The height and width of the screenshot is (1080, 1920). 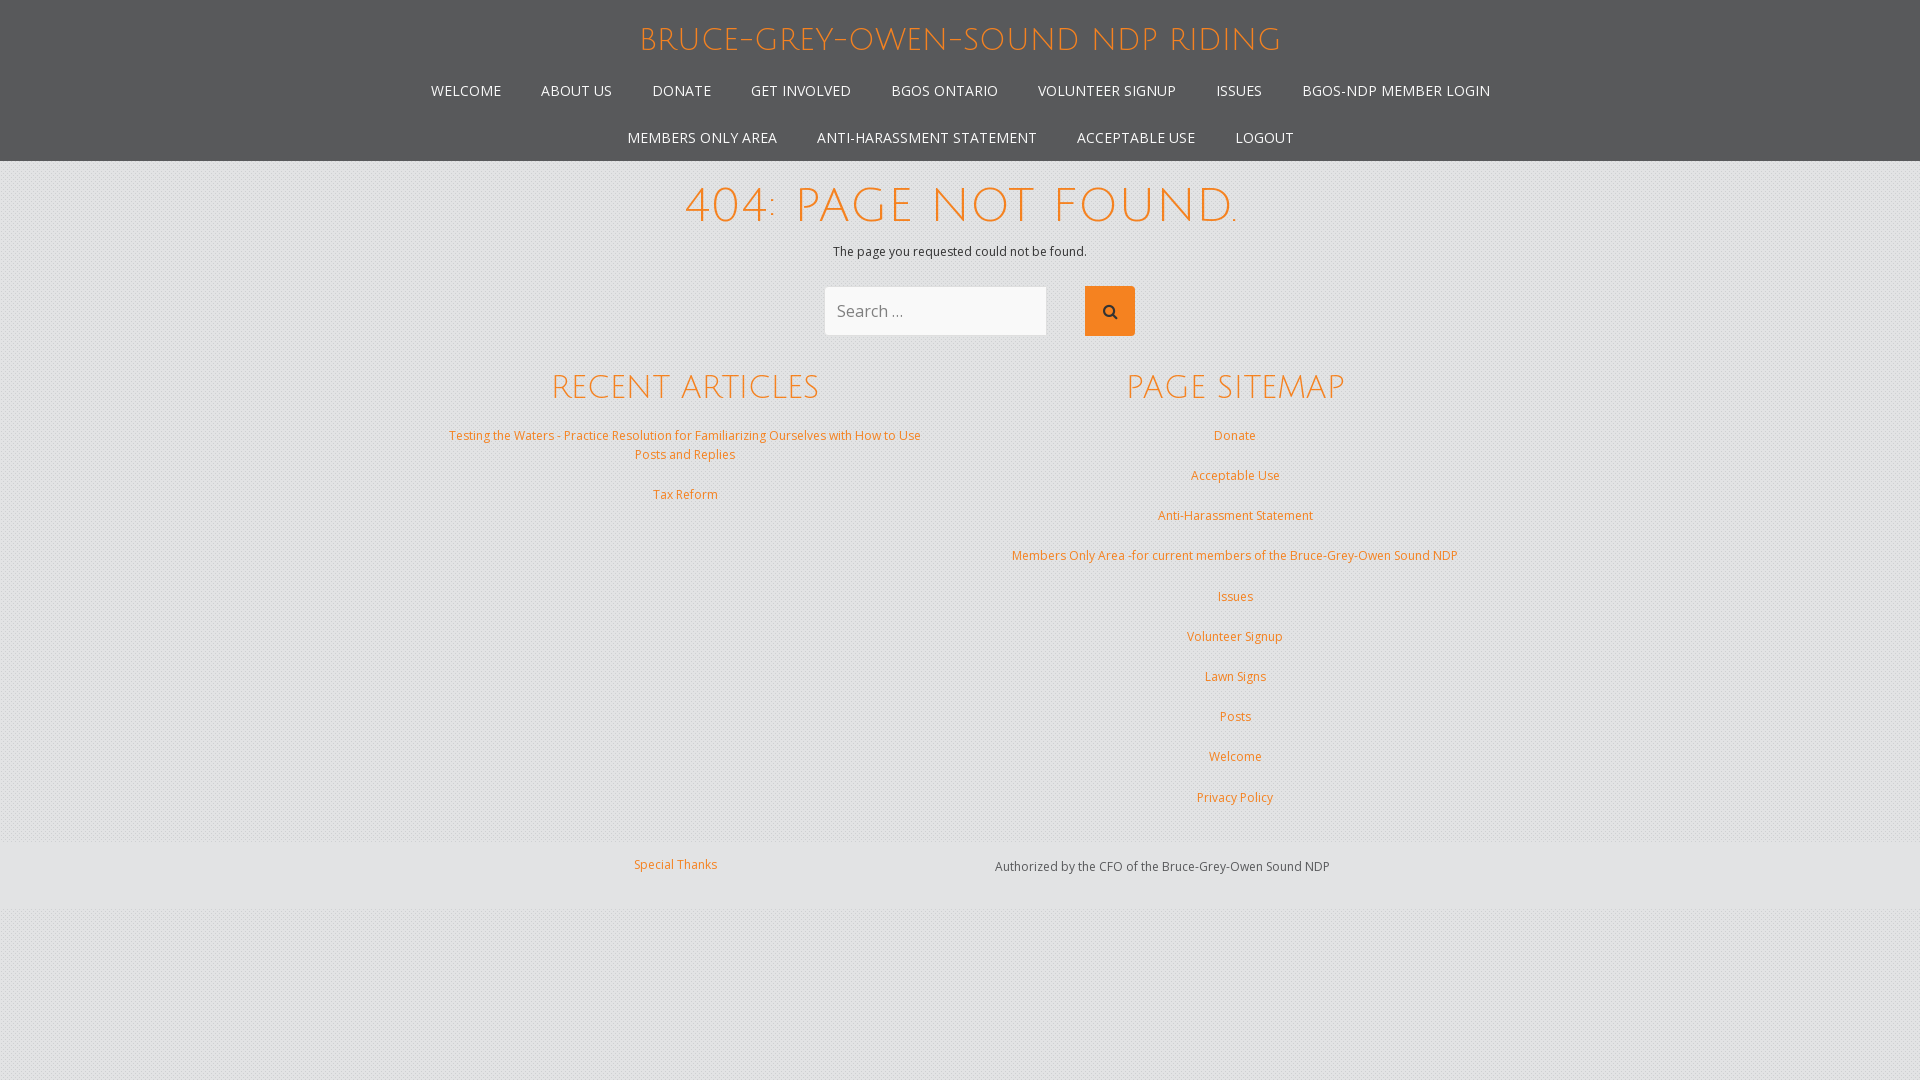 What do you see at coordinates (925, 136) in the screenshot?
I see `'ANTI-HARASSMENT STATEMENT'` at bounding box center [925, 136].